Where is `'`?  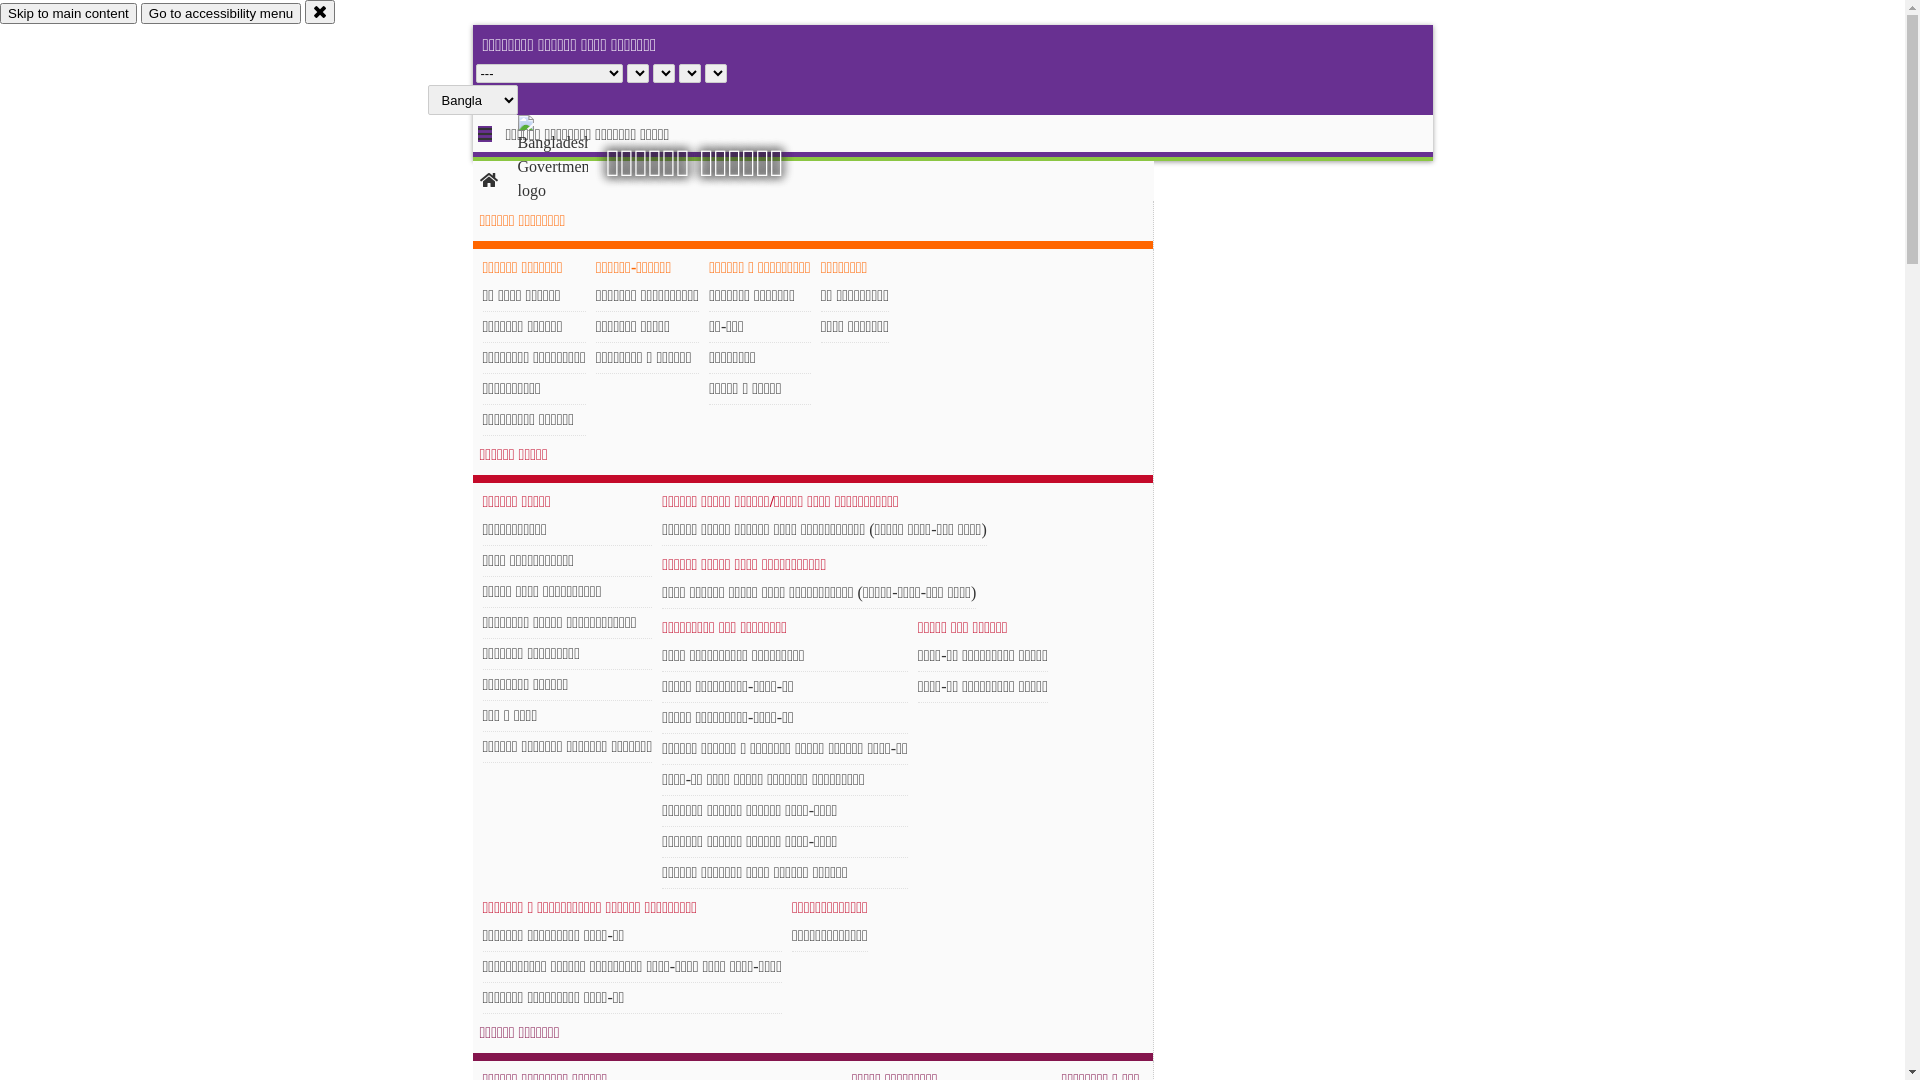 ' is located at coordinates (569, 157).